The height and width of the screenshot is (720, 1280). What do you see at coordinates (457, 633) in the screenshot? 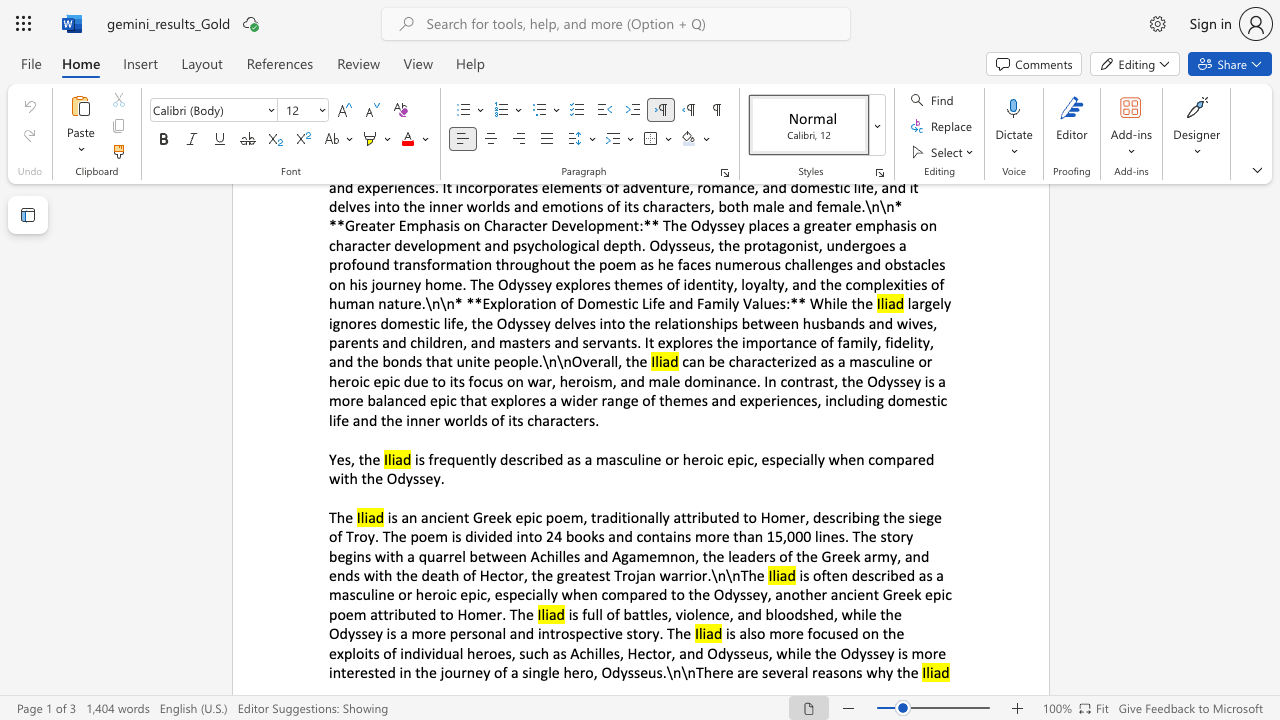
I see `the subset text "ersonal and introspective story. The" within the text "battles, violence, and bloodshed, while the Odyssey is a more personal and introspective story. The"` at bounding box center [457, 633].